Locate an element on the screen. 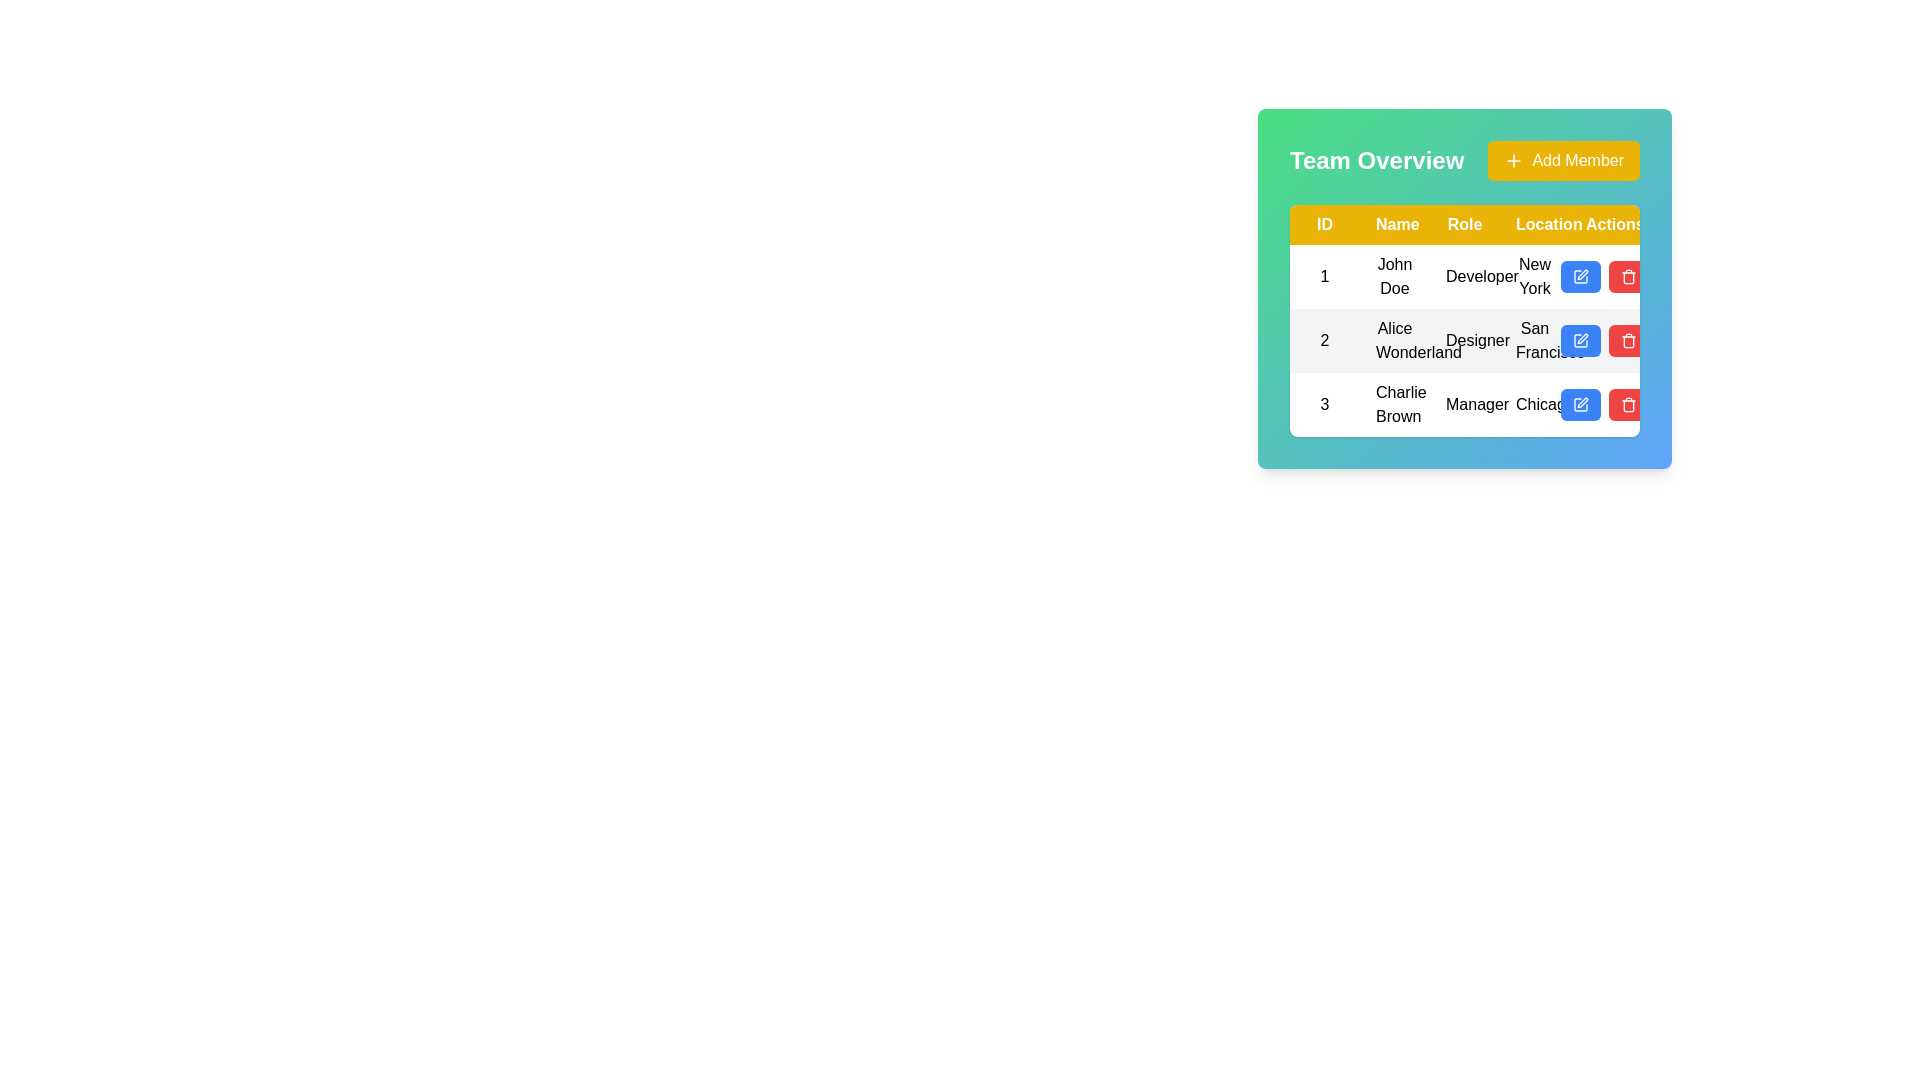  the edit button located in the first row of the 'Actions' column in the 'Team Overview' card is located at coordinates (1579, 277).